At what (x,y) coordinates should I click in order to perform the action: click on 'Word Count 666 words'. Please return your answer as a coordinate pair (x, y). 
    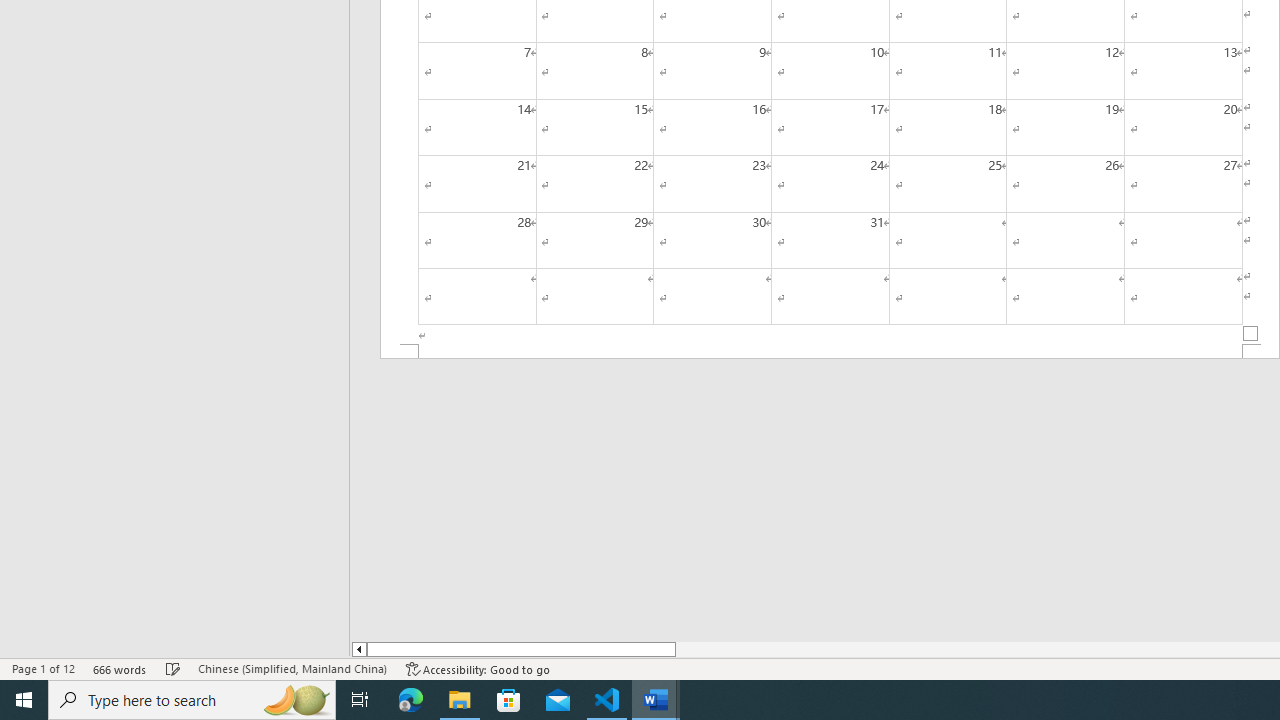
    Looking at the image, I should click on (119, 669).